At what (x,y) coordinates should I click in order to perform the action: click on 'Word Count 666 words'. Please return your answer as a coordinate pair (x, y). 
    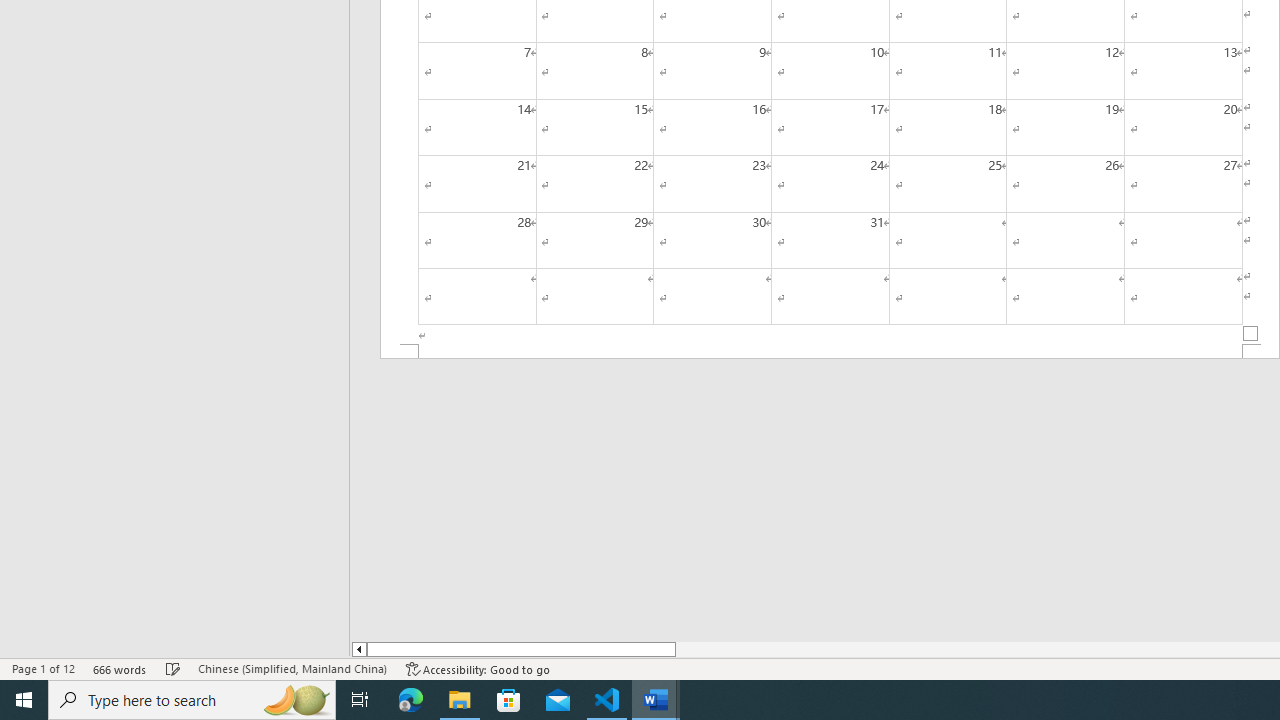
    Looking at the image, I should click on (119, 669).